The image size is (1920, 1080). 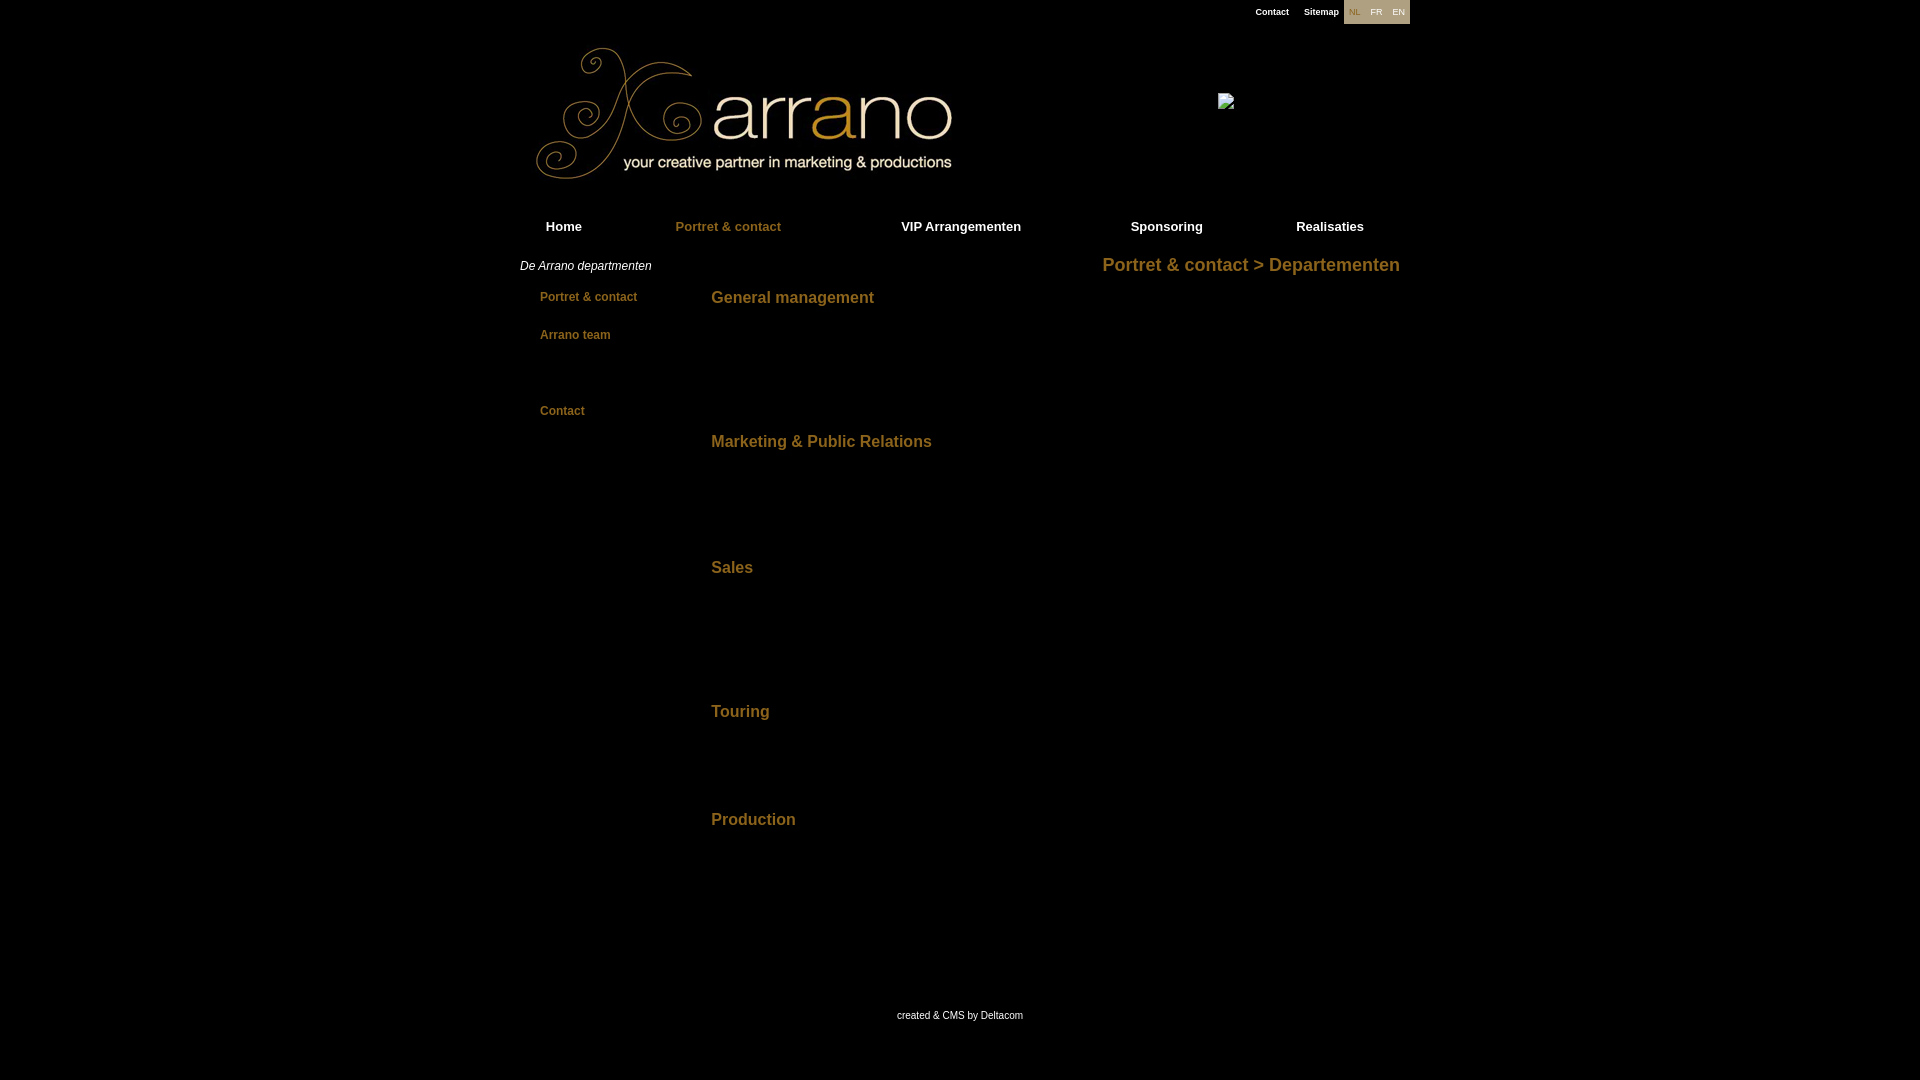 I want to click on 'Sitemap', so click(x=1304, y=11).